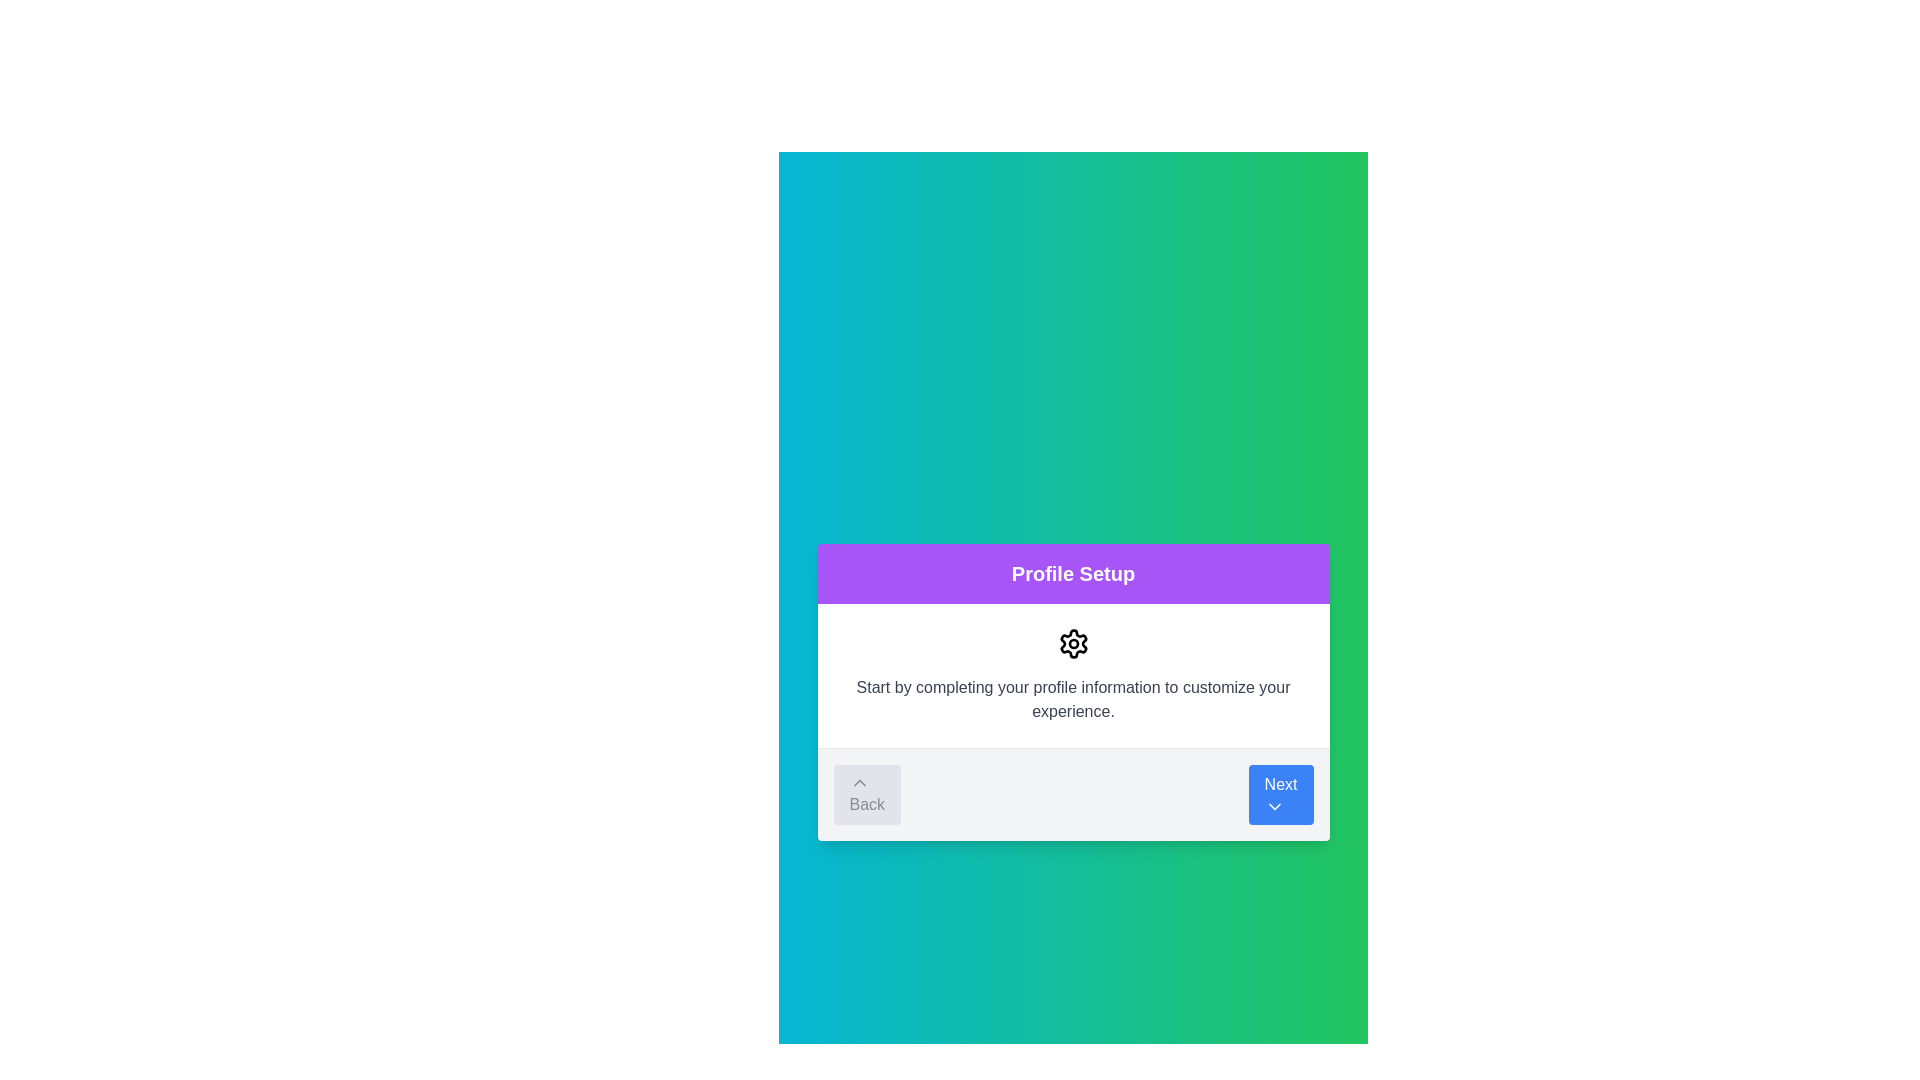 The image size is (1920, 1080). Describe the element at coordinates (859, 781) in the screenshot. I see `the small upward-pointing chevron icon located within the 'Back' button on the left side of the footer section of the dialog box` at that location.